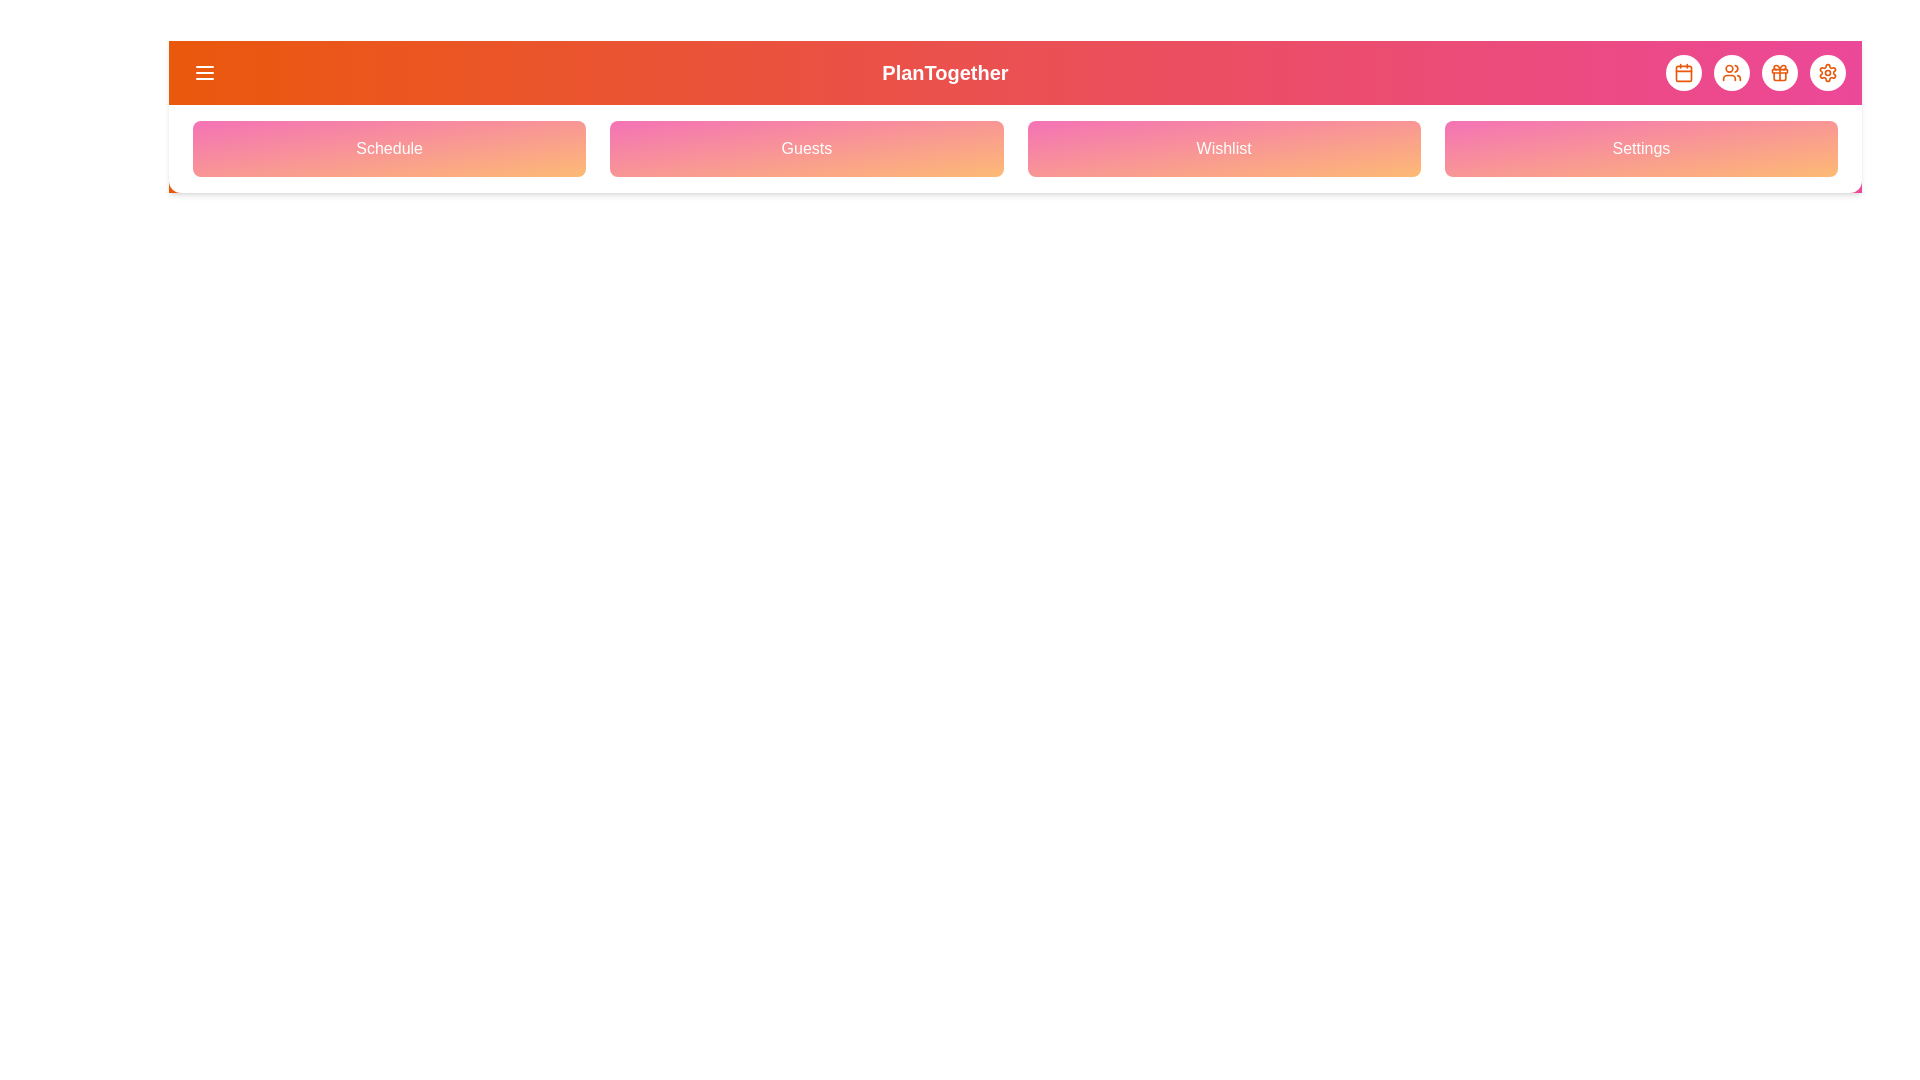 The width and height of the screenshot is (1920, 1080). I want to click on the element with Calendar Icon to observe its hover effect, so click(1683, 72).